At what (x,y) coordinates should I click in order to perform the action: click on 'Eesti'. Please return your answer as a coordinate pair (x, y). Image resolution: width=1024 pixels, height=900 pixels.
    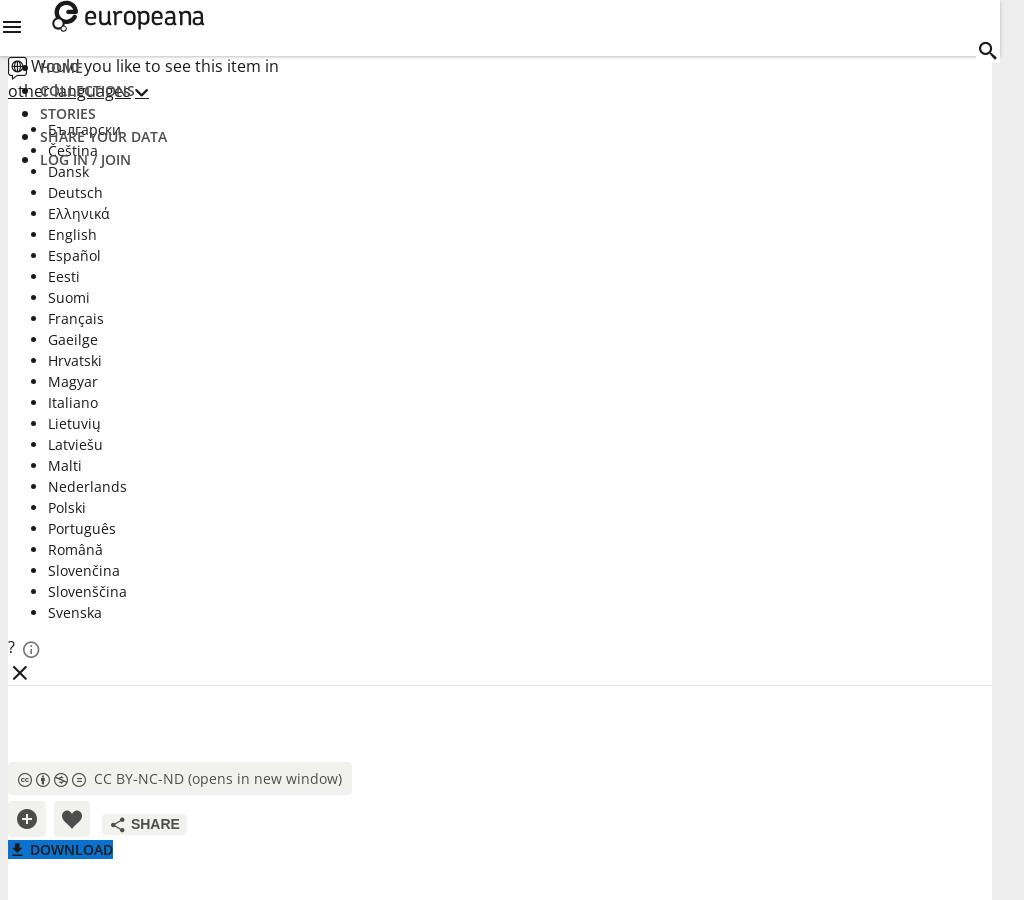
    Looking at the image, I should click on (63, 275).